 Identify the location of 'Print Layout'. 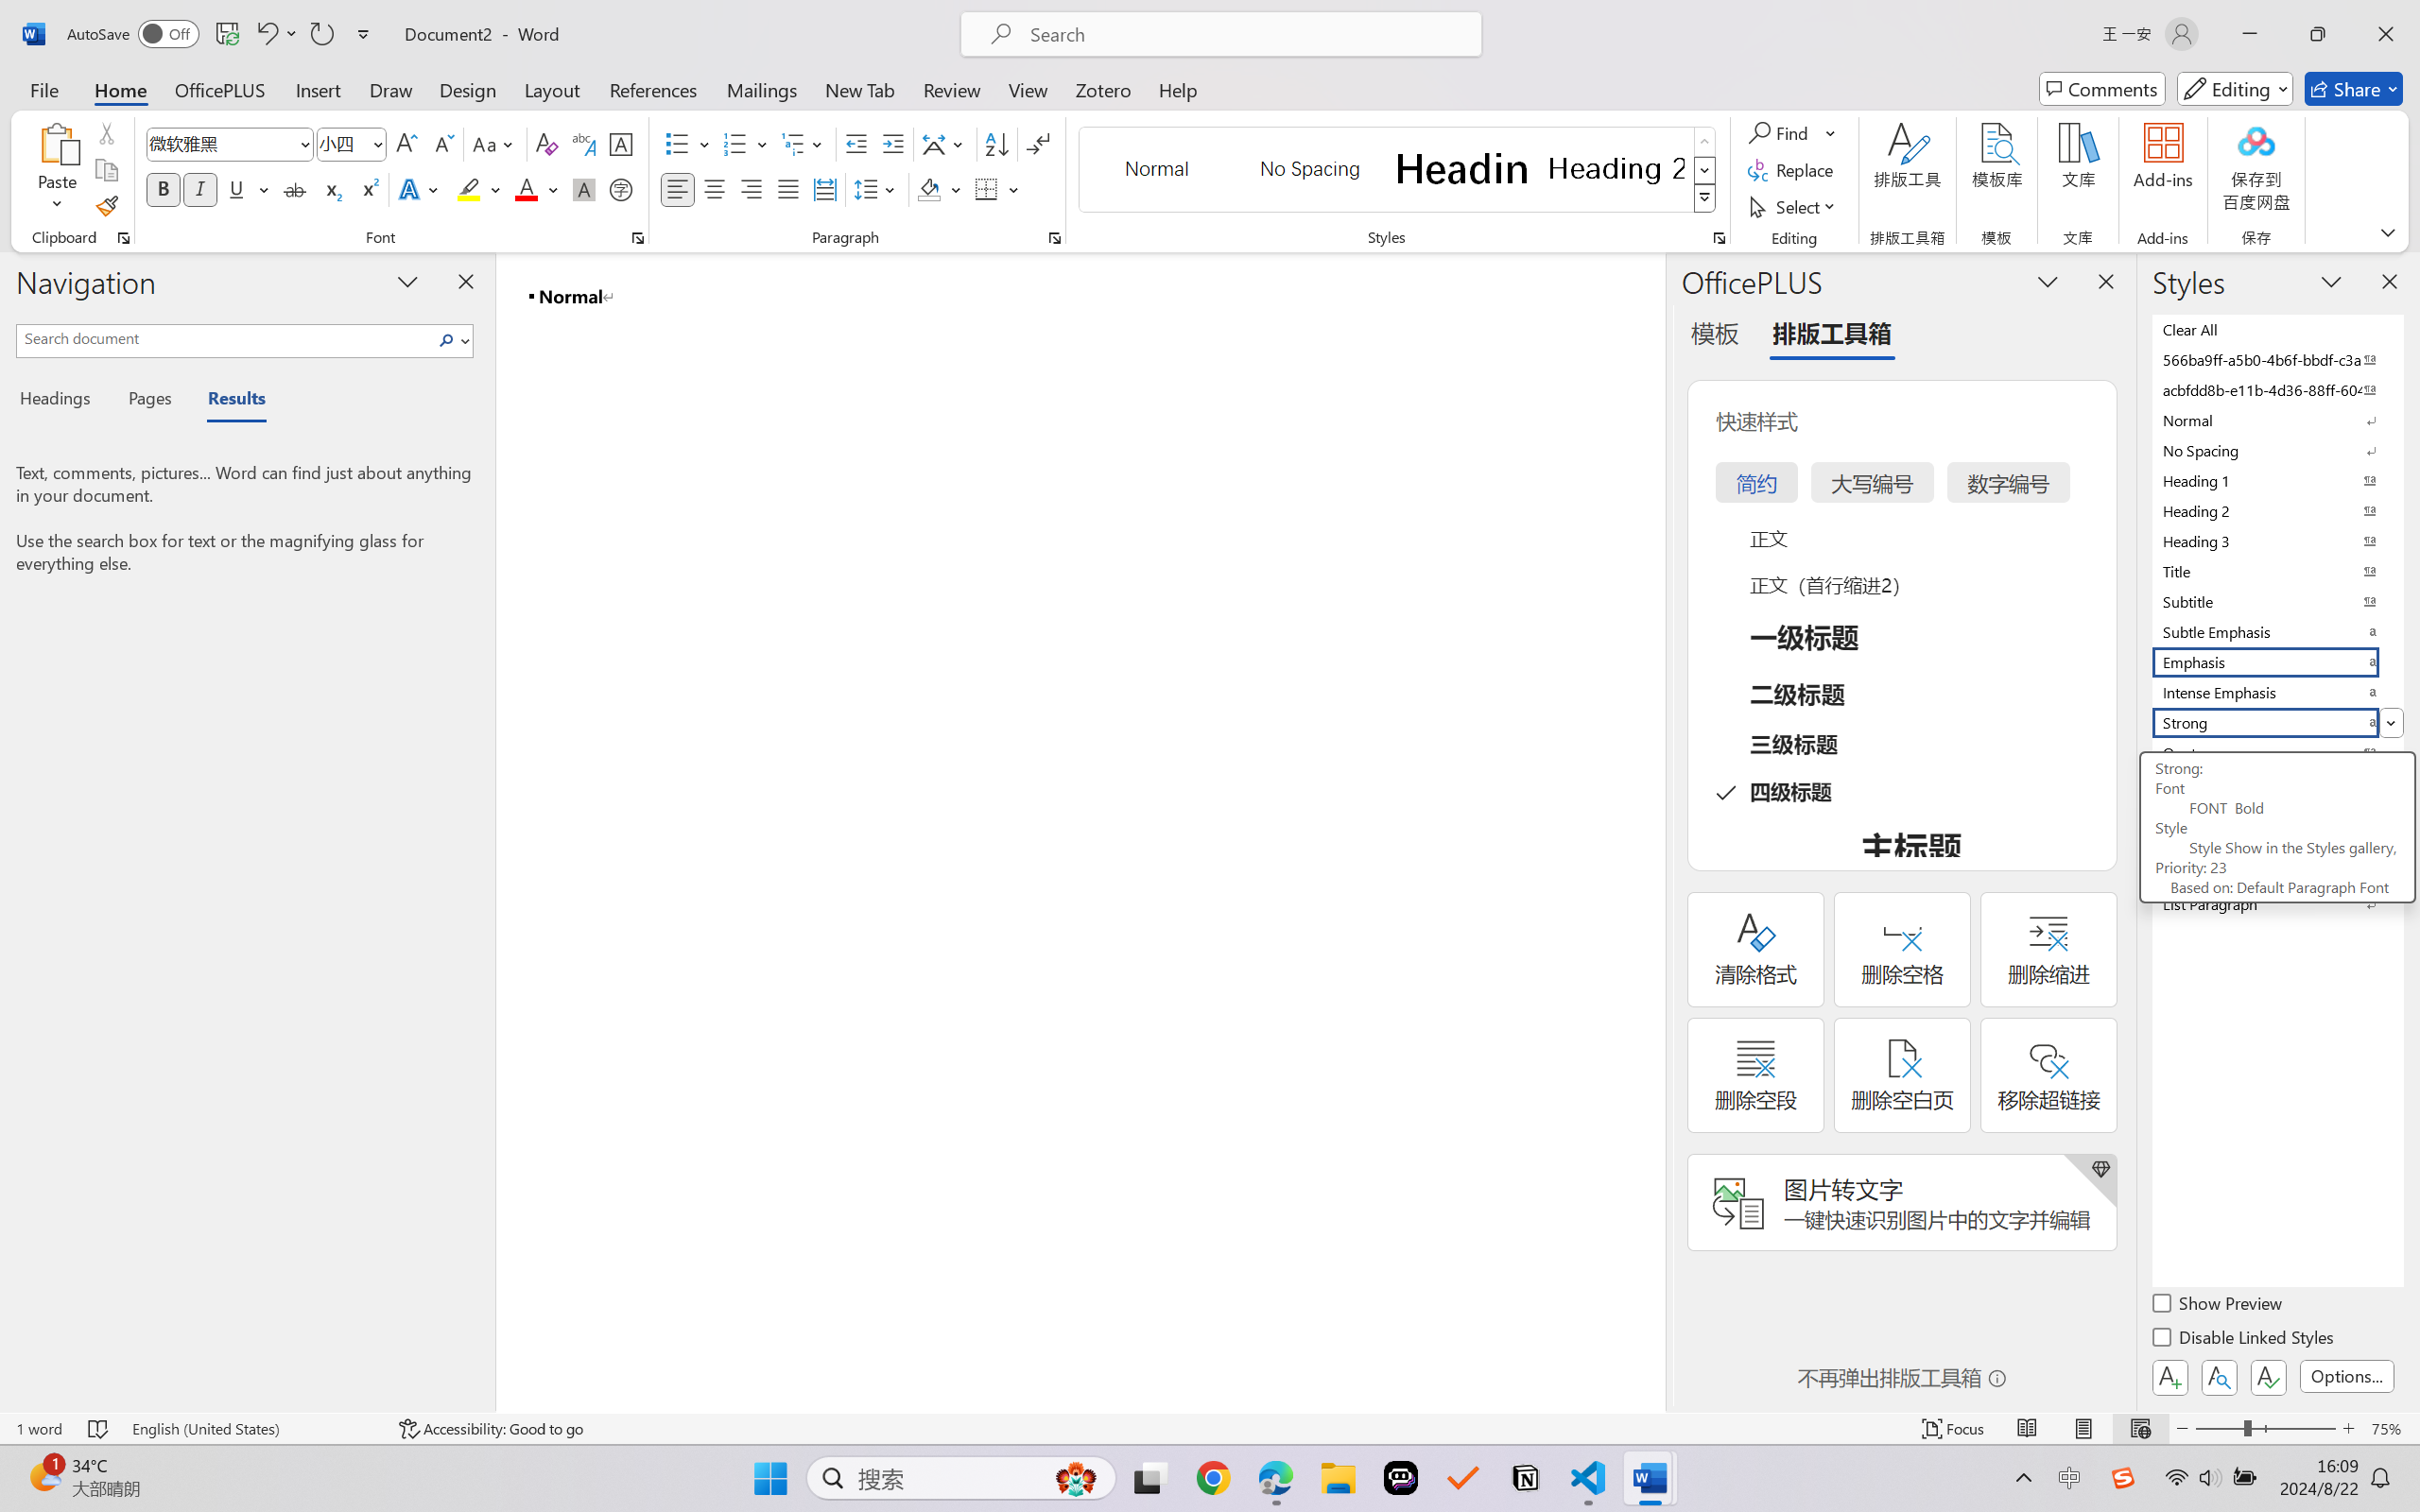
(2083, 1428).